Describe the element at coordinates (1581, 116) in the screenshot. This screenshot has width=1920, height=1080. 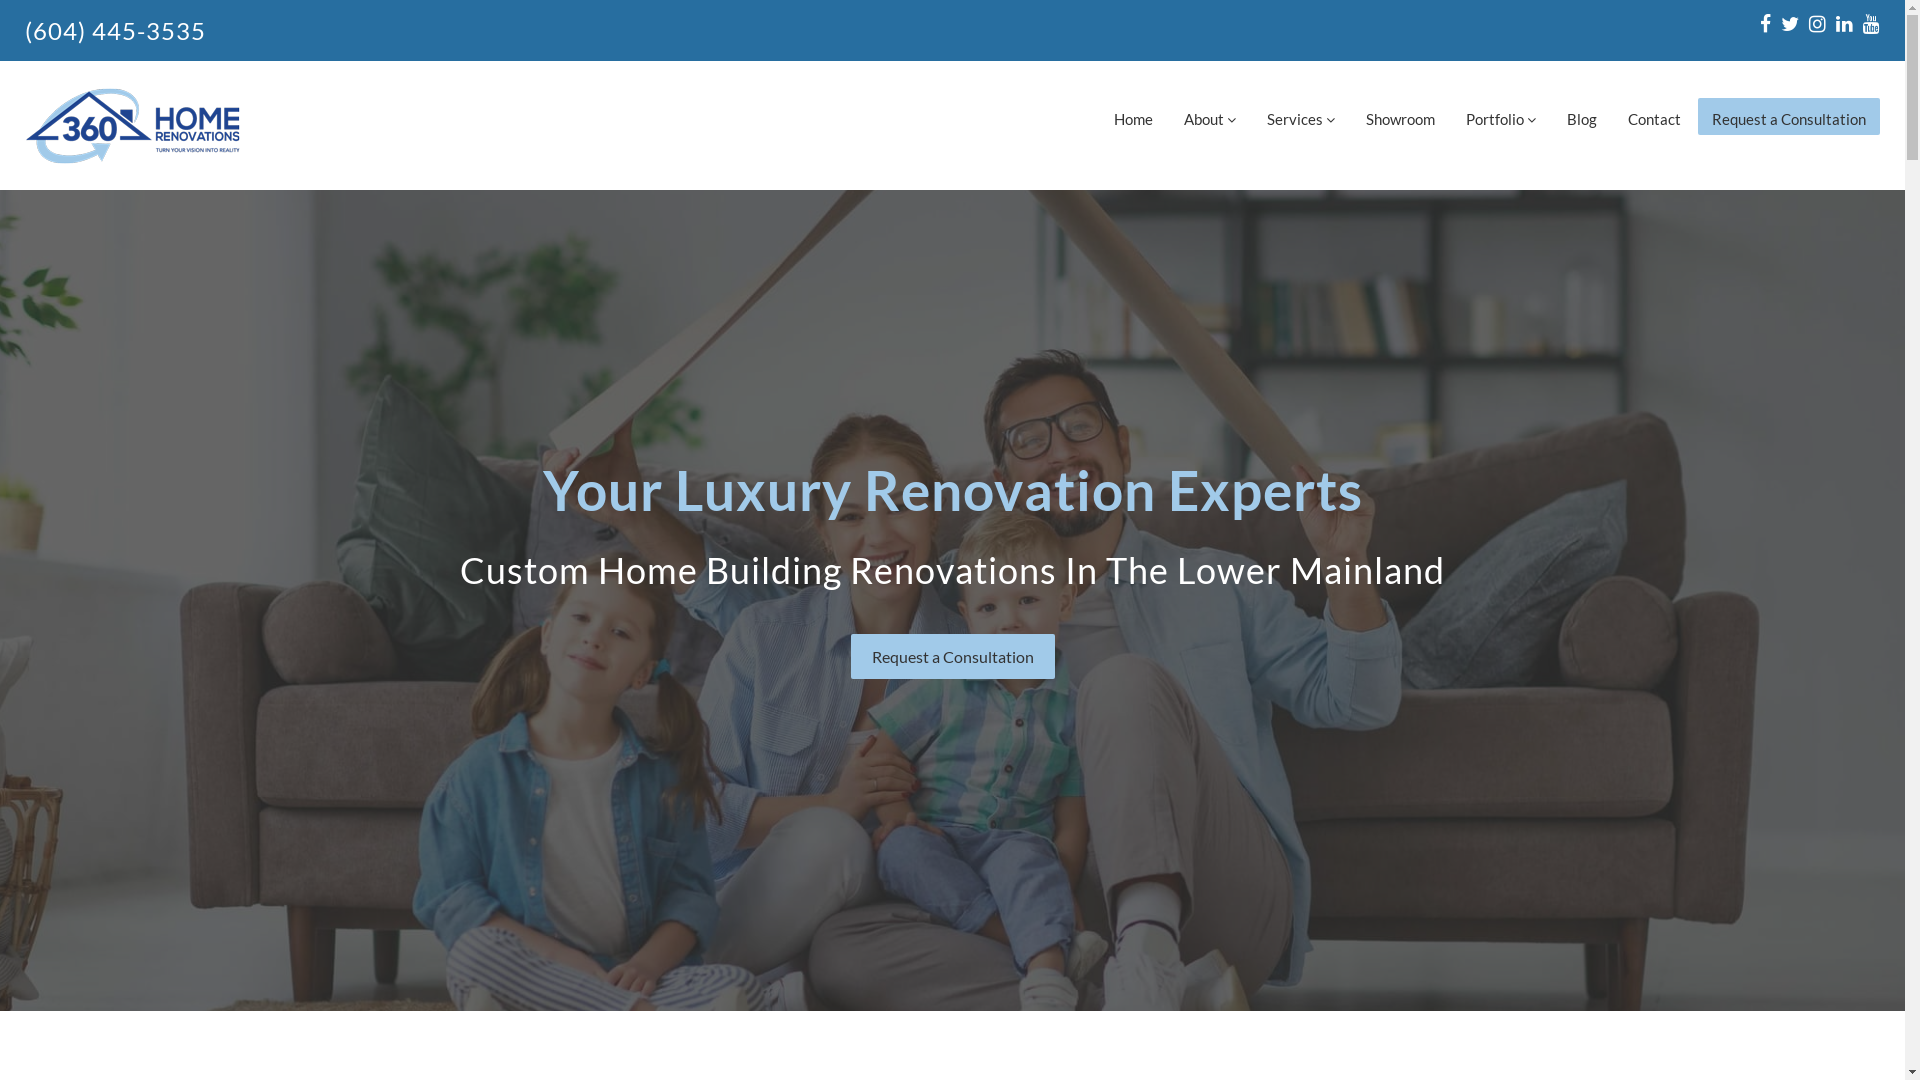
I see `'Blog'` at that location.